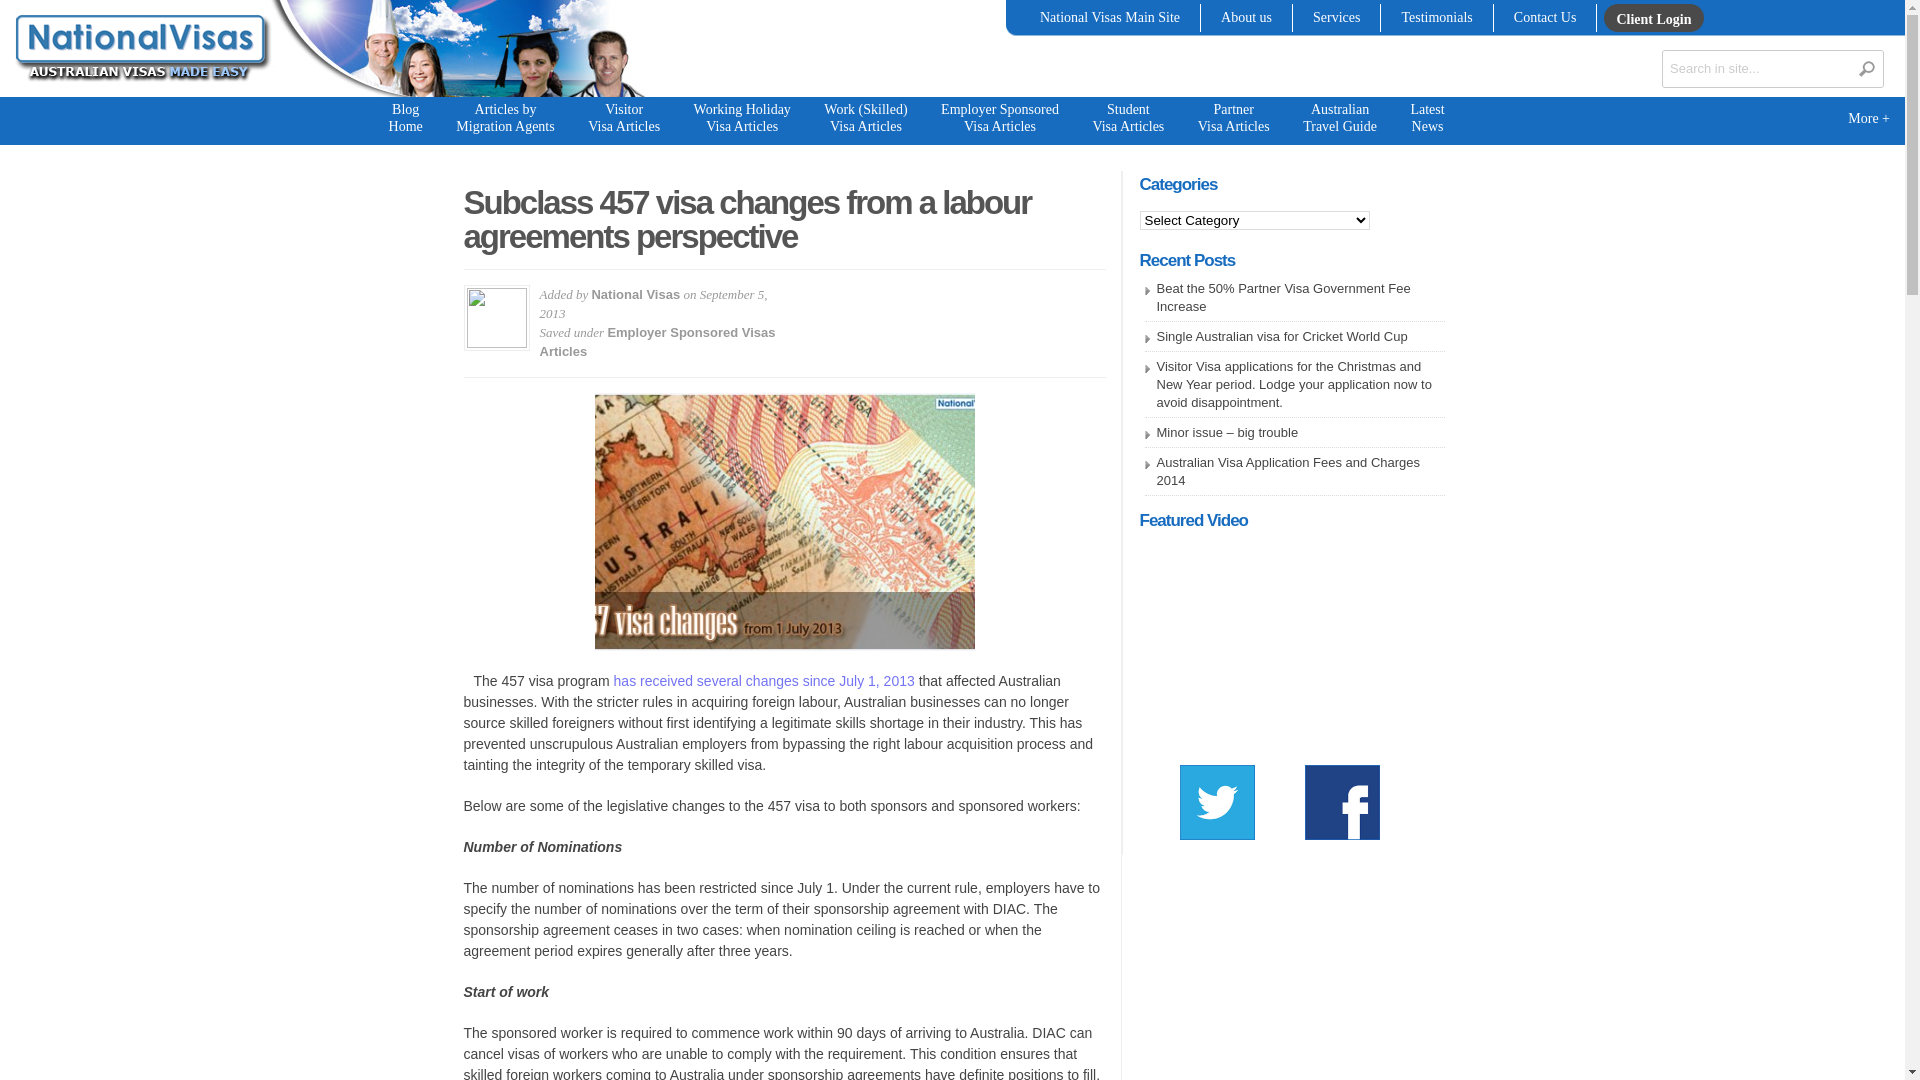  What do you see at coordinates (1867, 119) in the screenshot?
I see `'More +'` at bounding box center [1867, 119].